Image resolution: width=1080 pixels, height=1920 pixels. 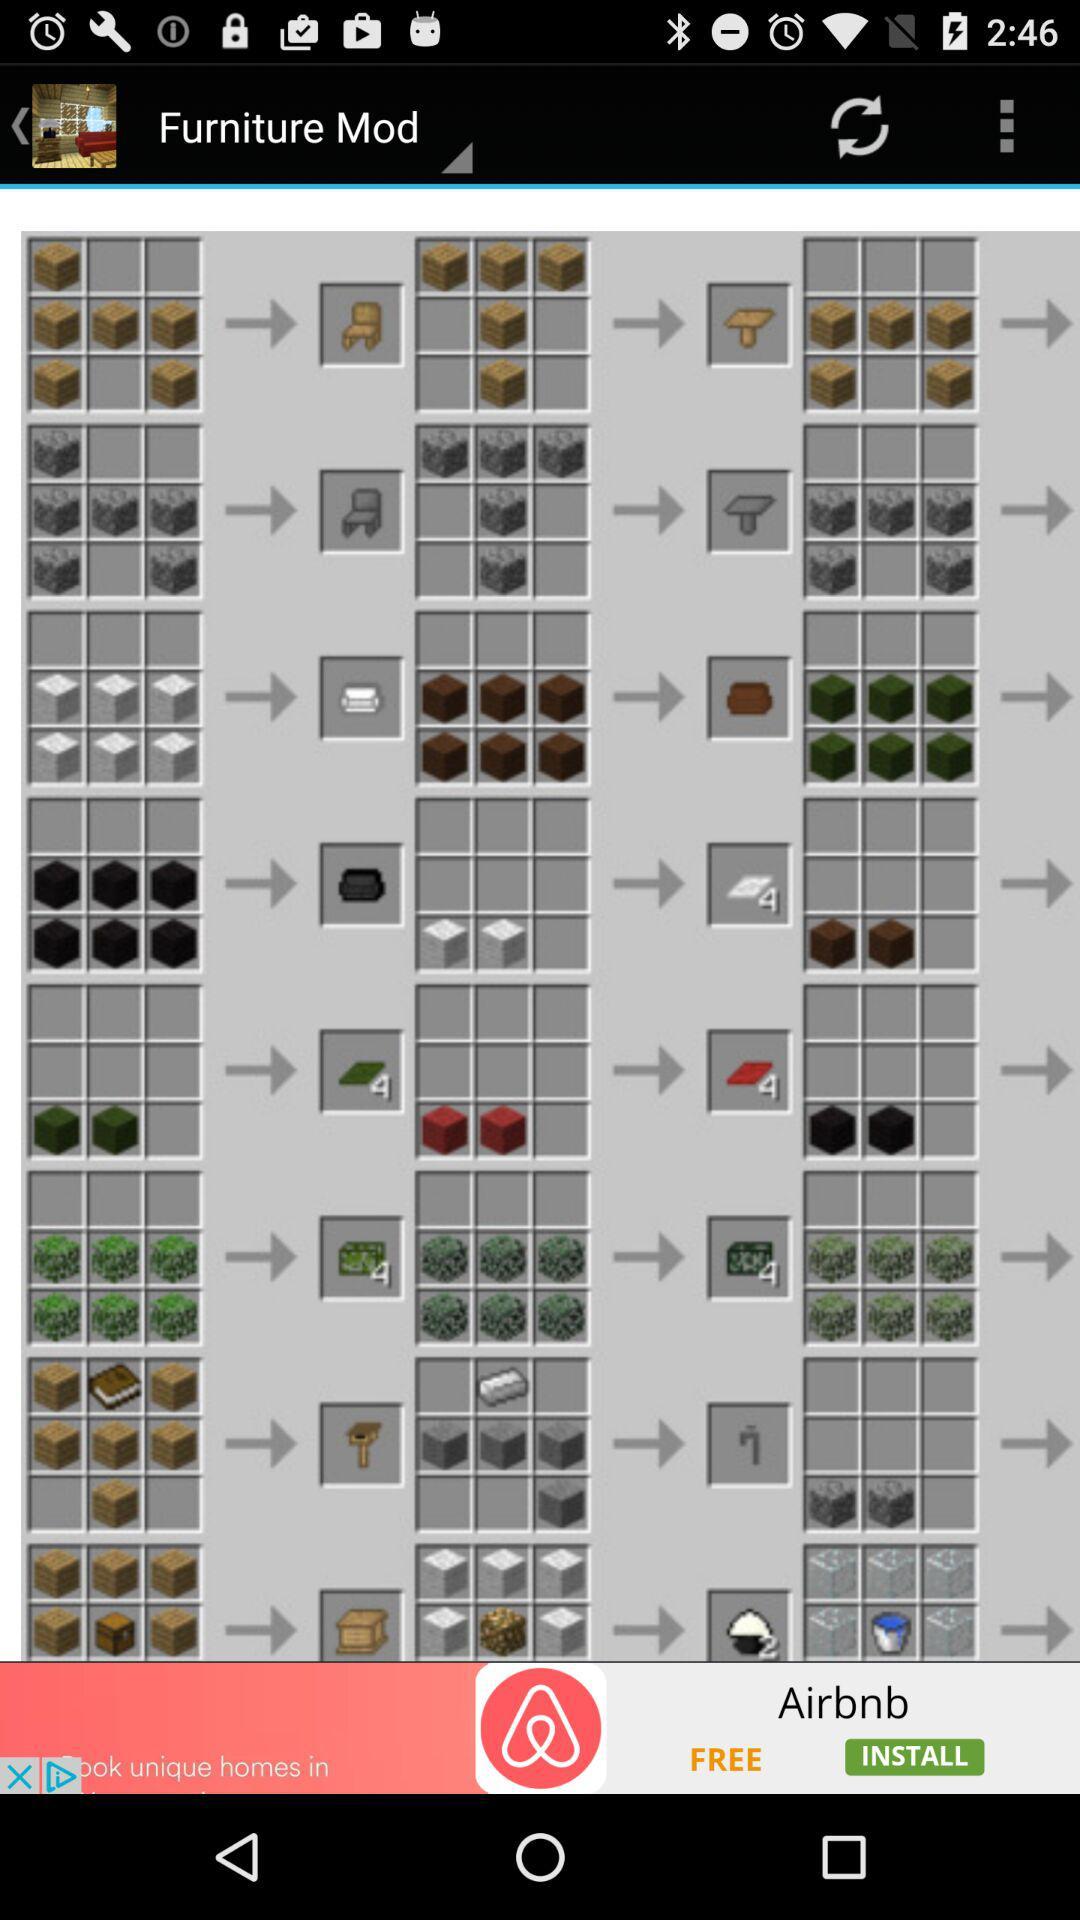 What do you see at coordinates (540, 1727) in the screenshot?
I see `open advertisement` at bounding box center [540, 1727].